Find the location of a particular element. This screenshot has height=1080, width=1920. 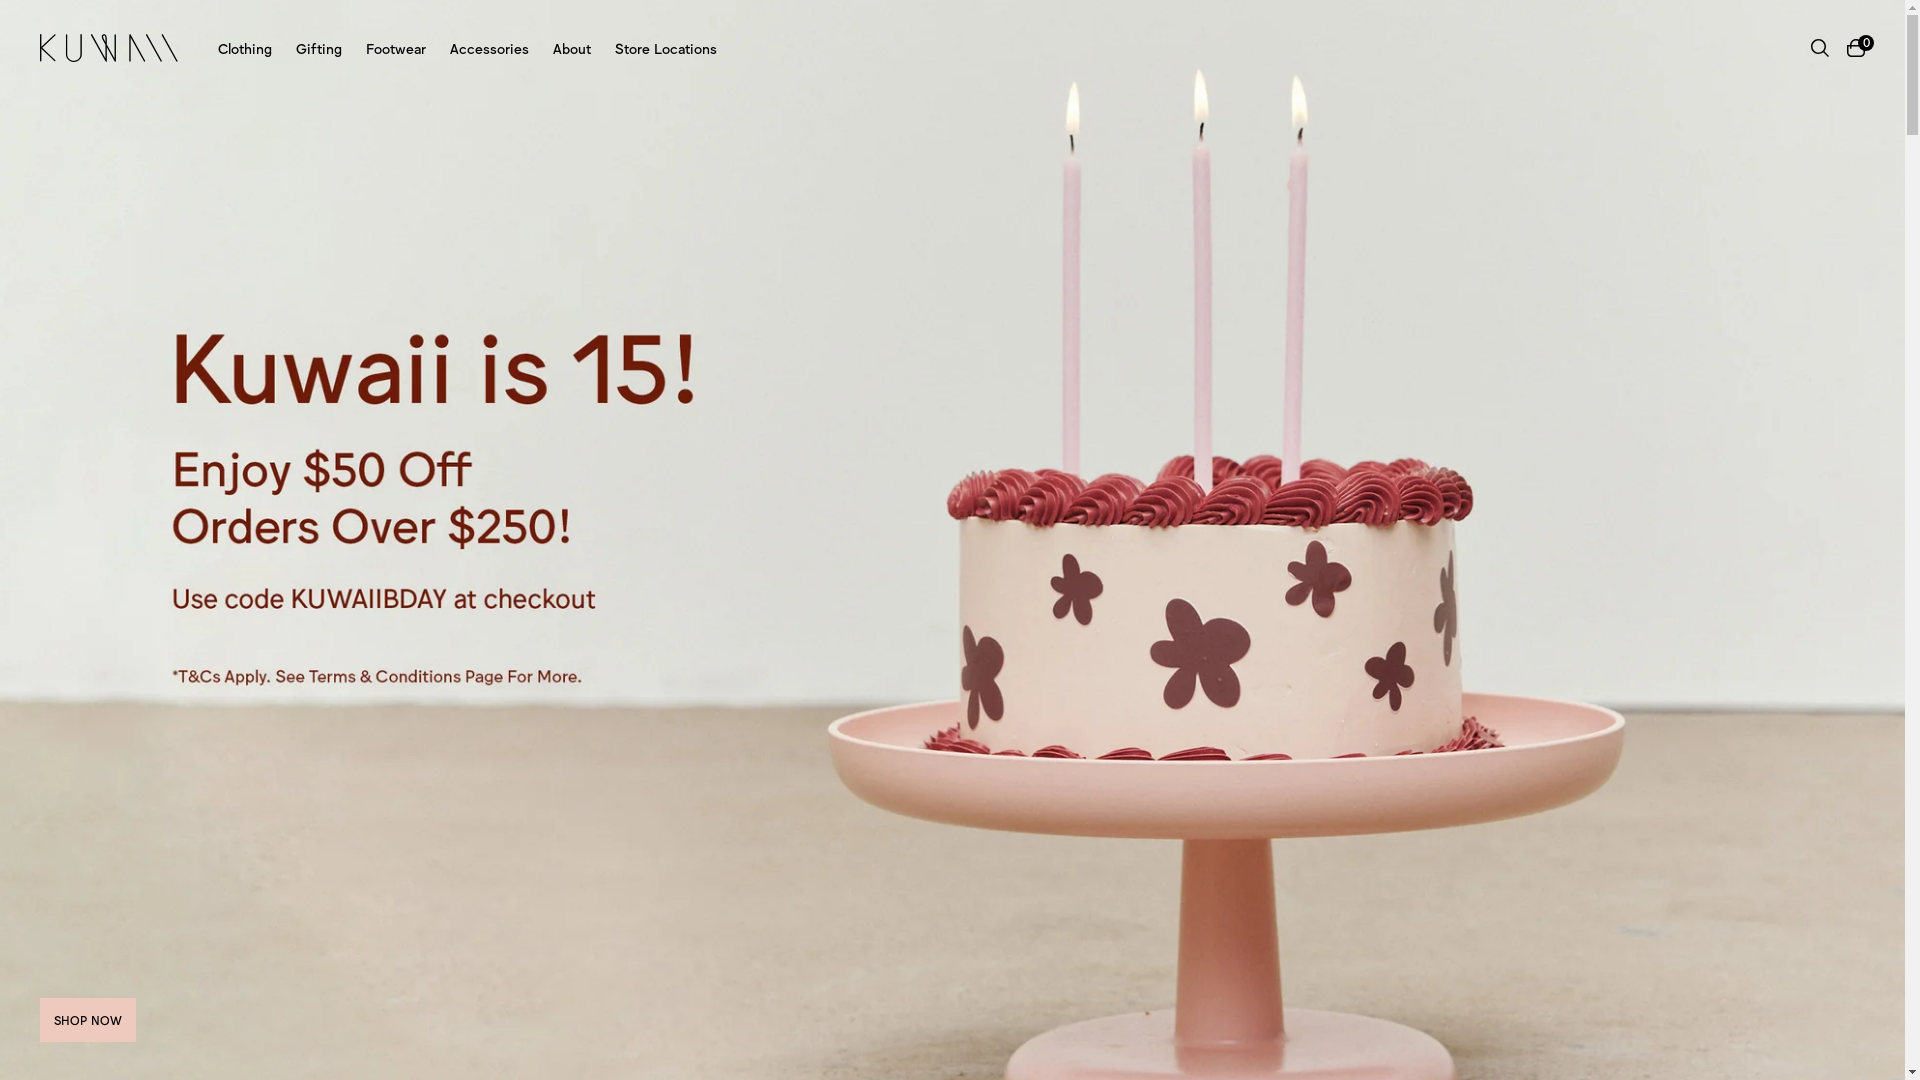

'Gifting' is located at coordinates (317, 46).